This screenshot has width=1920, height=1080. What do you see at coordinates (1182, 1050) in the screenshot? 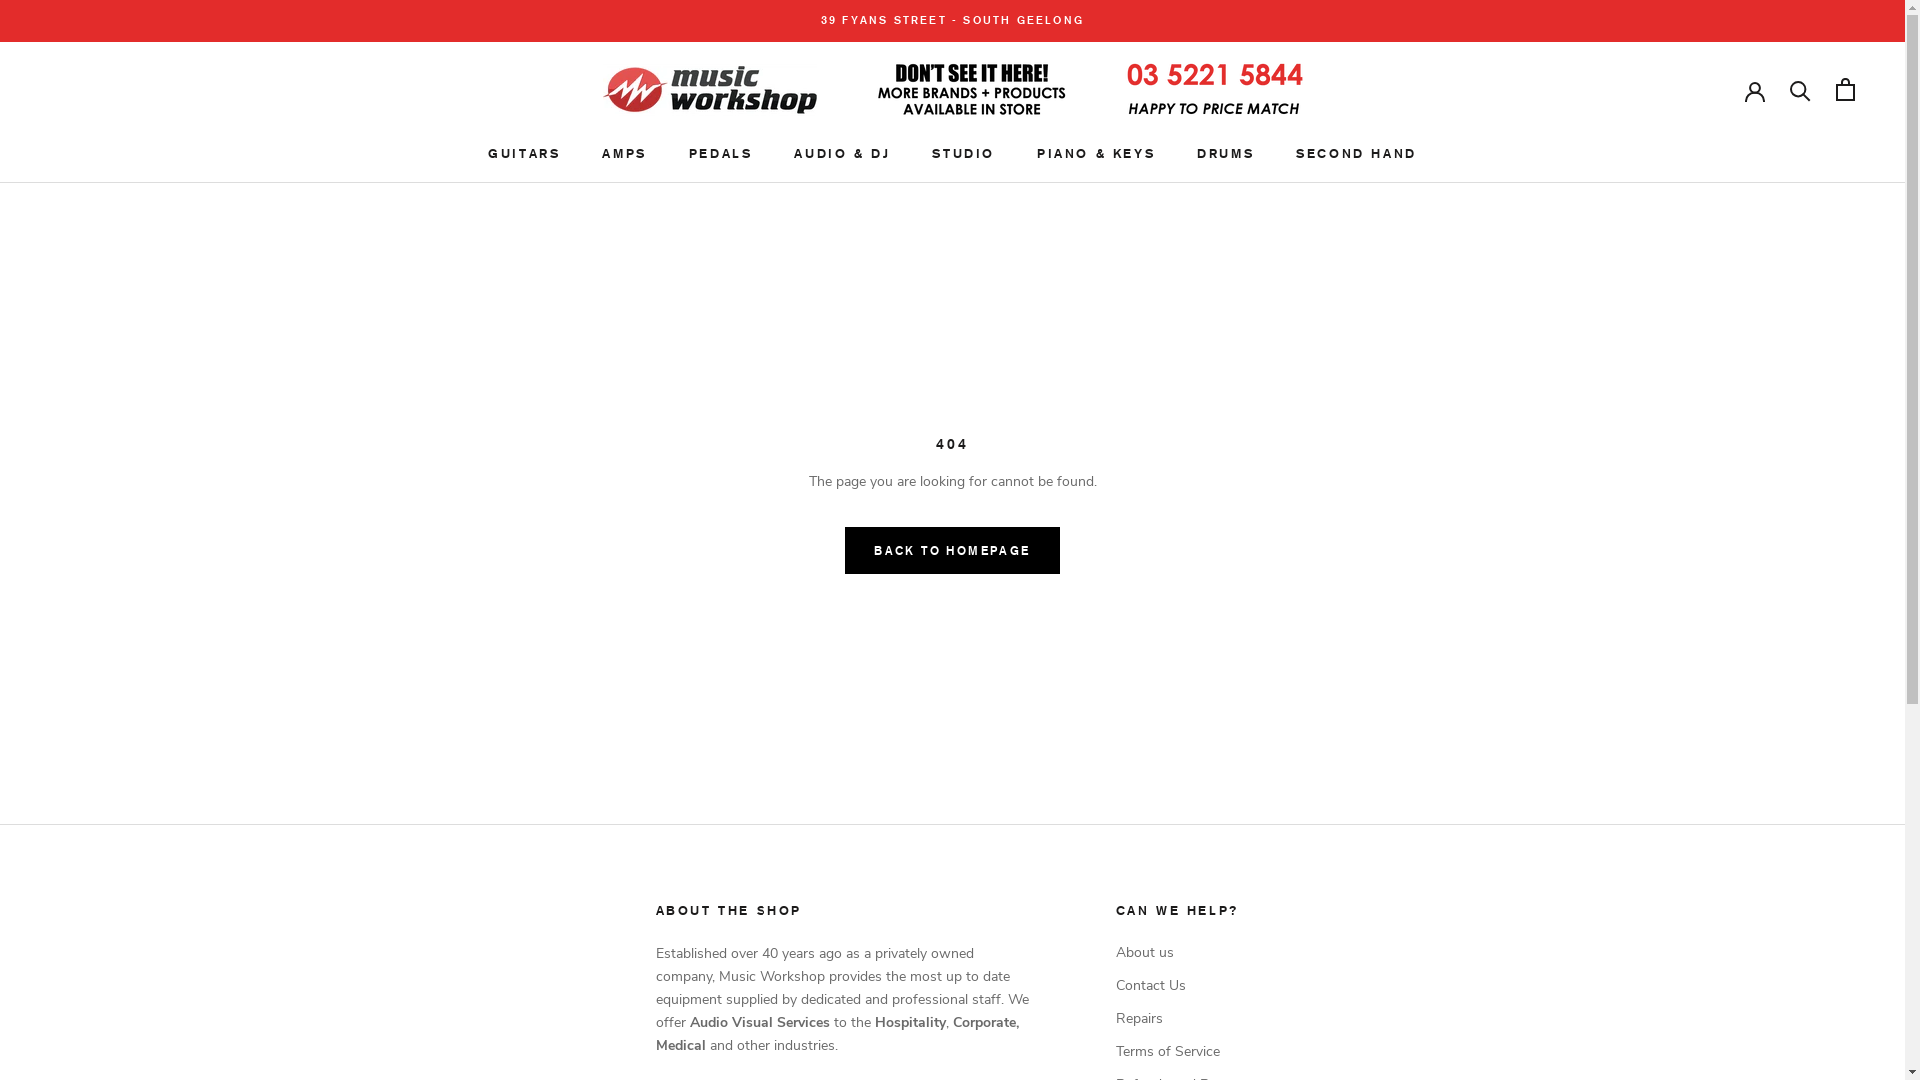
I see `'Terms of Service'` at bounding box center [1182, 1050].